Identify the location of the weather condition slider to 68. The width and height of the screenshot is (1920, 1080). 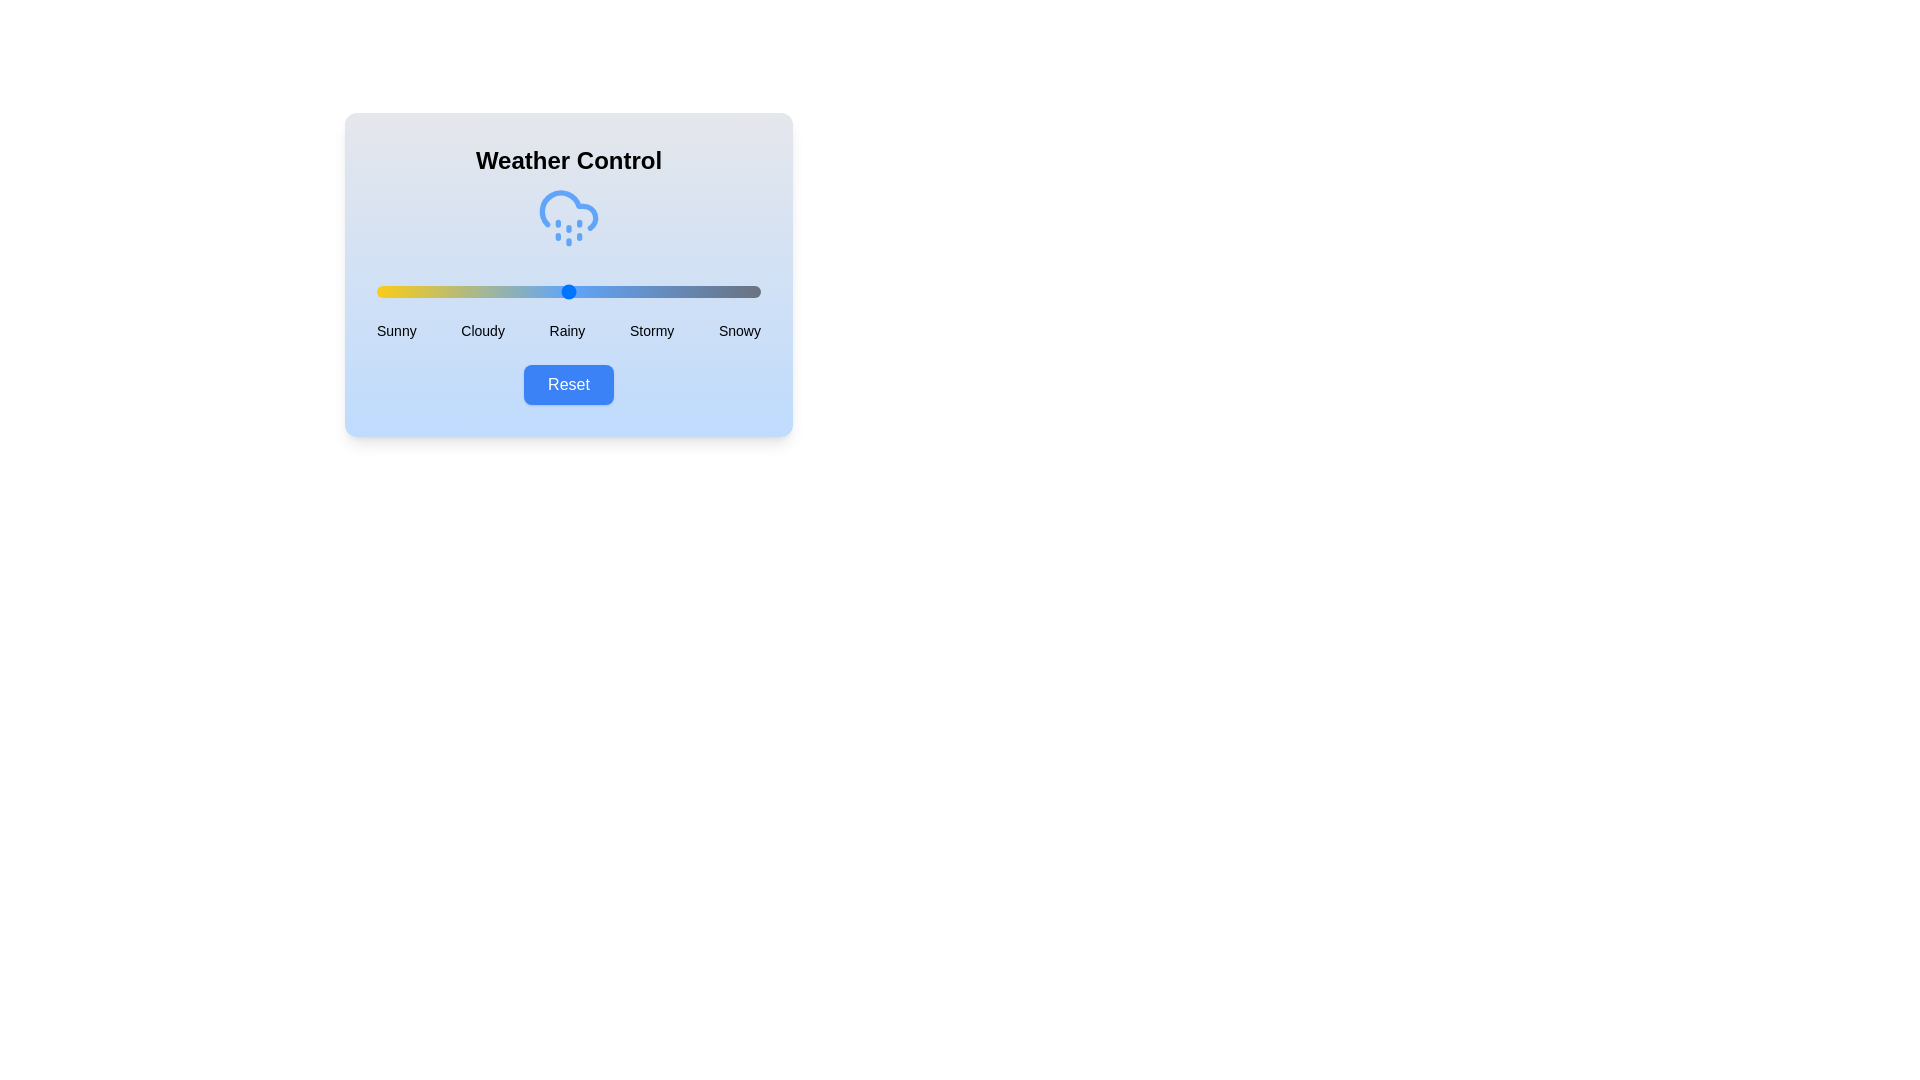
(637, 292).